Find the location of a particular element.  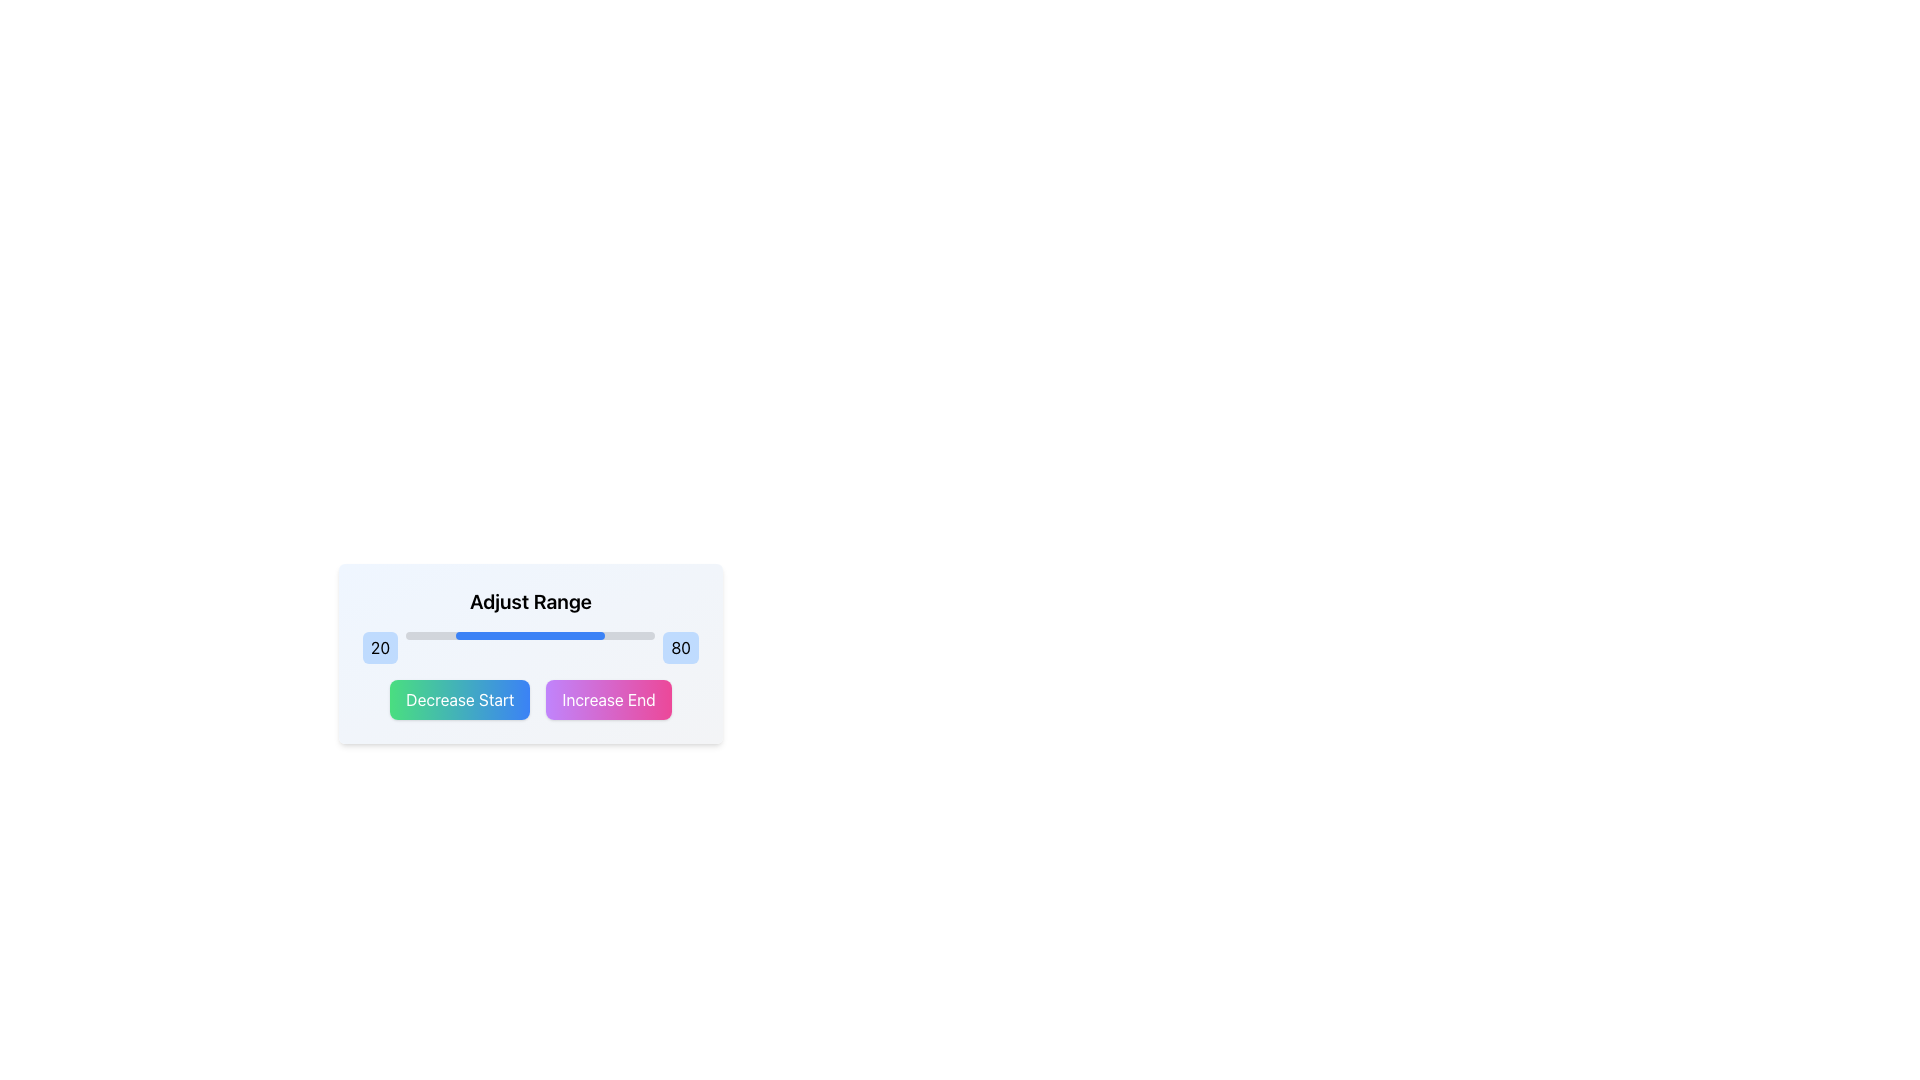

the 'Decrease Start' button, which is a rectangular button with a gradient background from green to blue and white text, located in the lower part of the interface next to the 'Increase End' button is located at coordinates (459, 698).